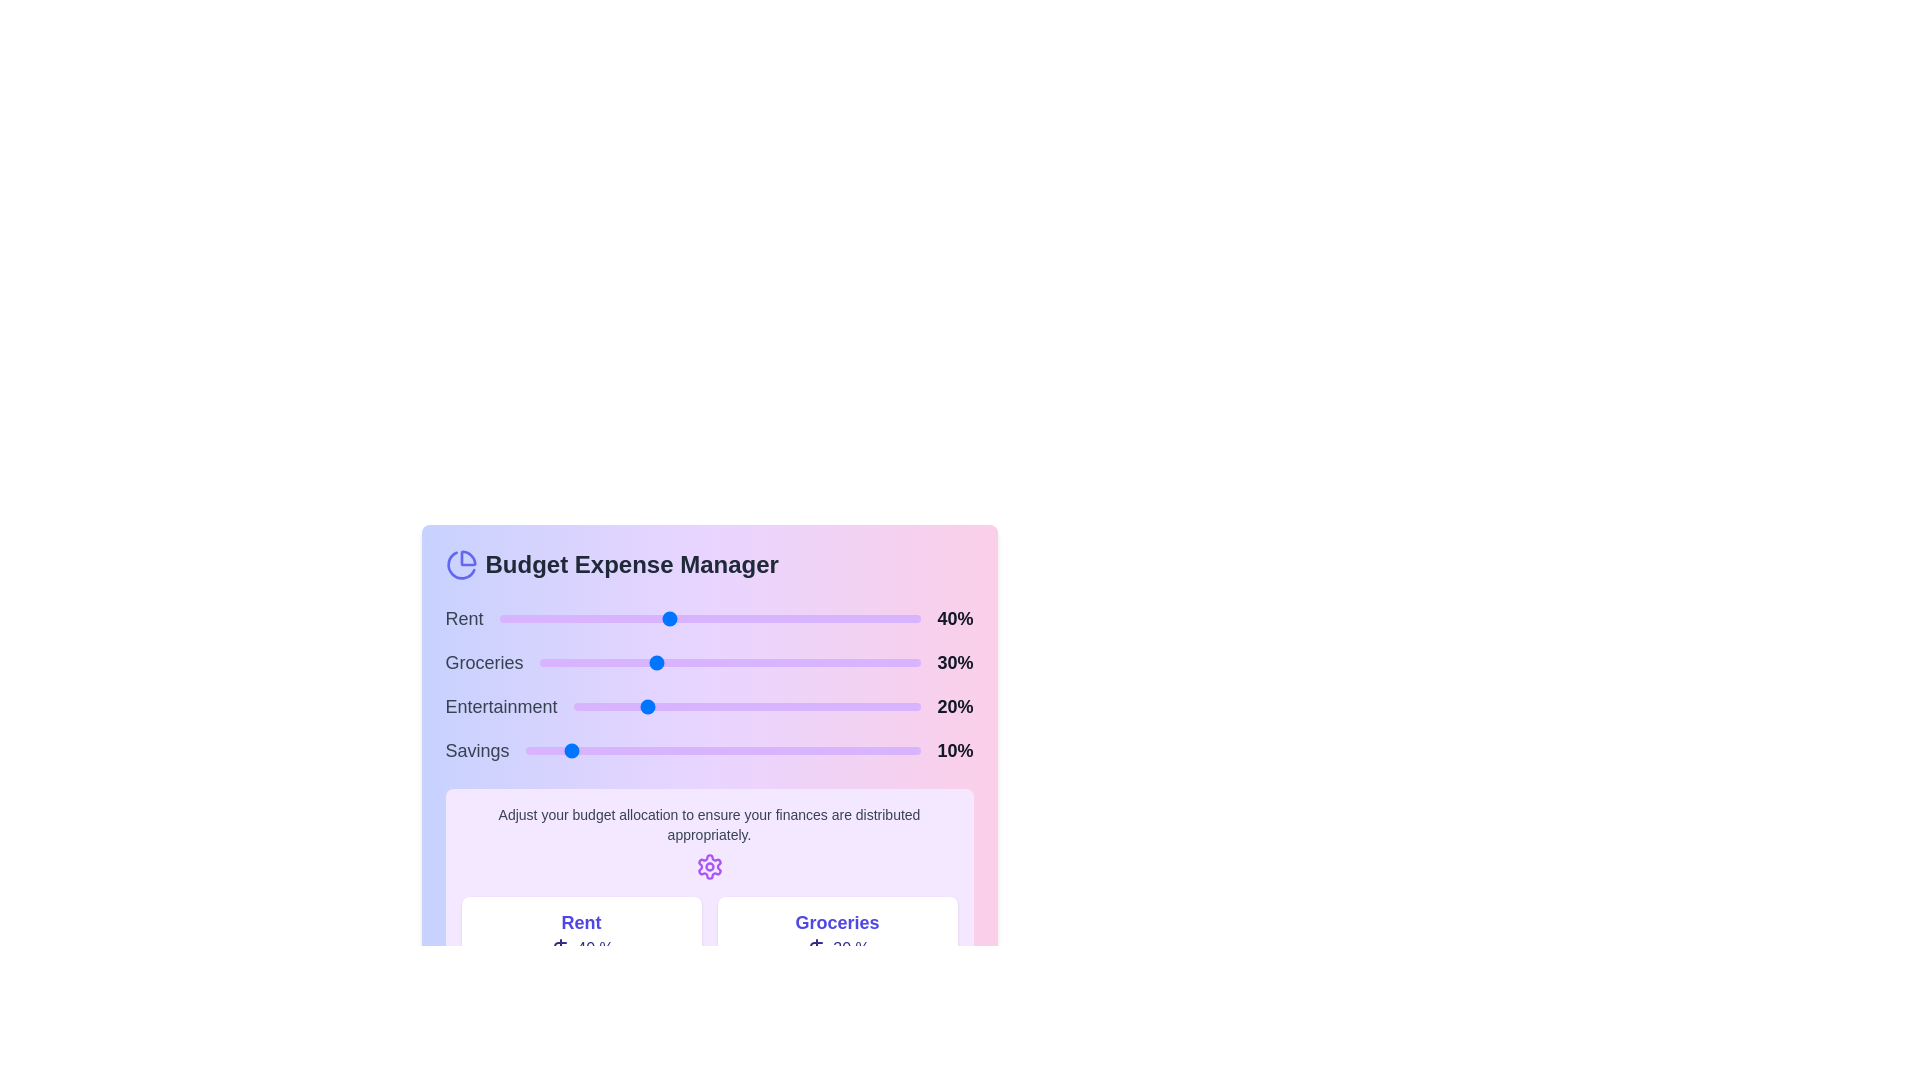  What do you see at coordinates (709, 935) in the screenshot?
I see `the summary section to view detailed allocation breakdowns` at bounding box center [709, 935].